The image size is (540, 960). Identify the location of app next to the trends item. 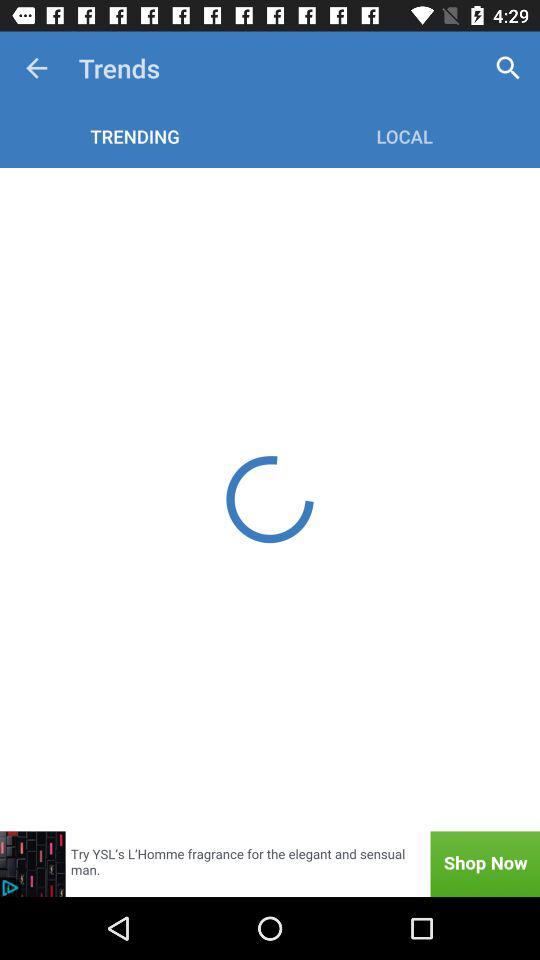
(36, 68).